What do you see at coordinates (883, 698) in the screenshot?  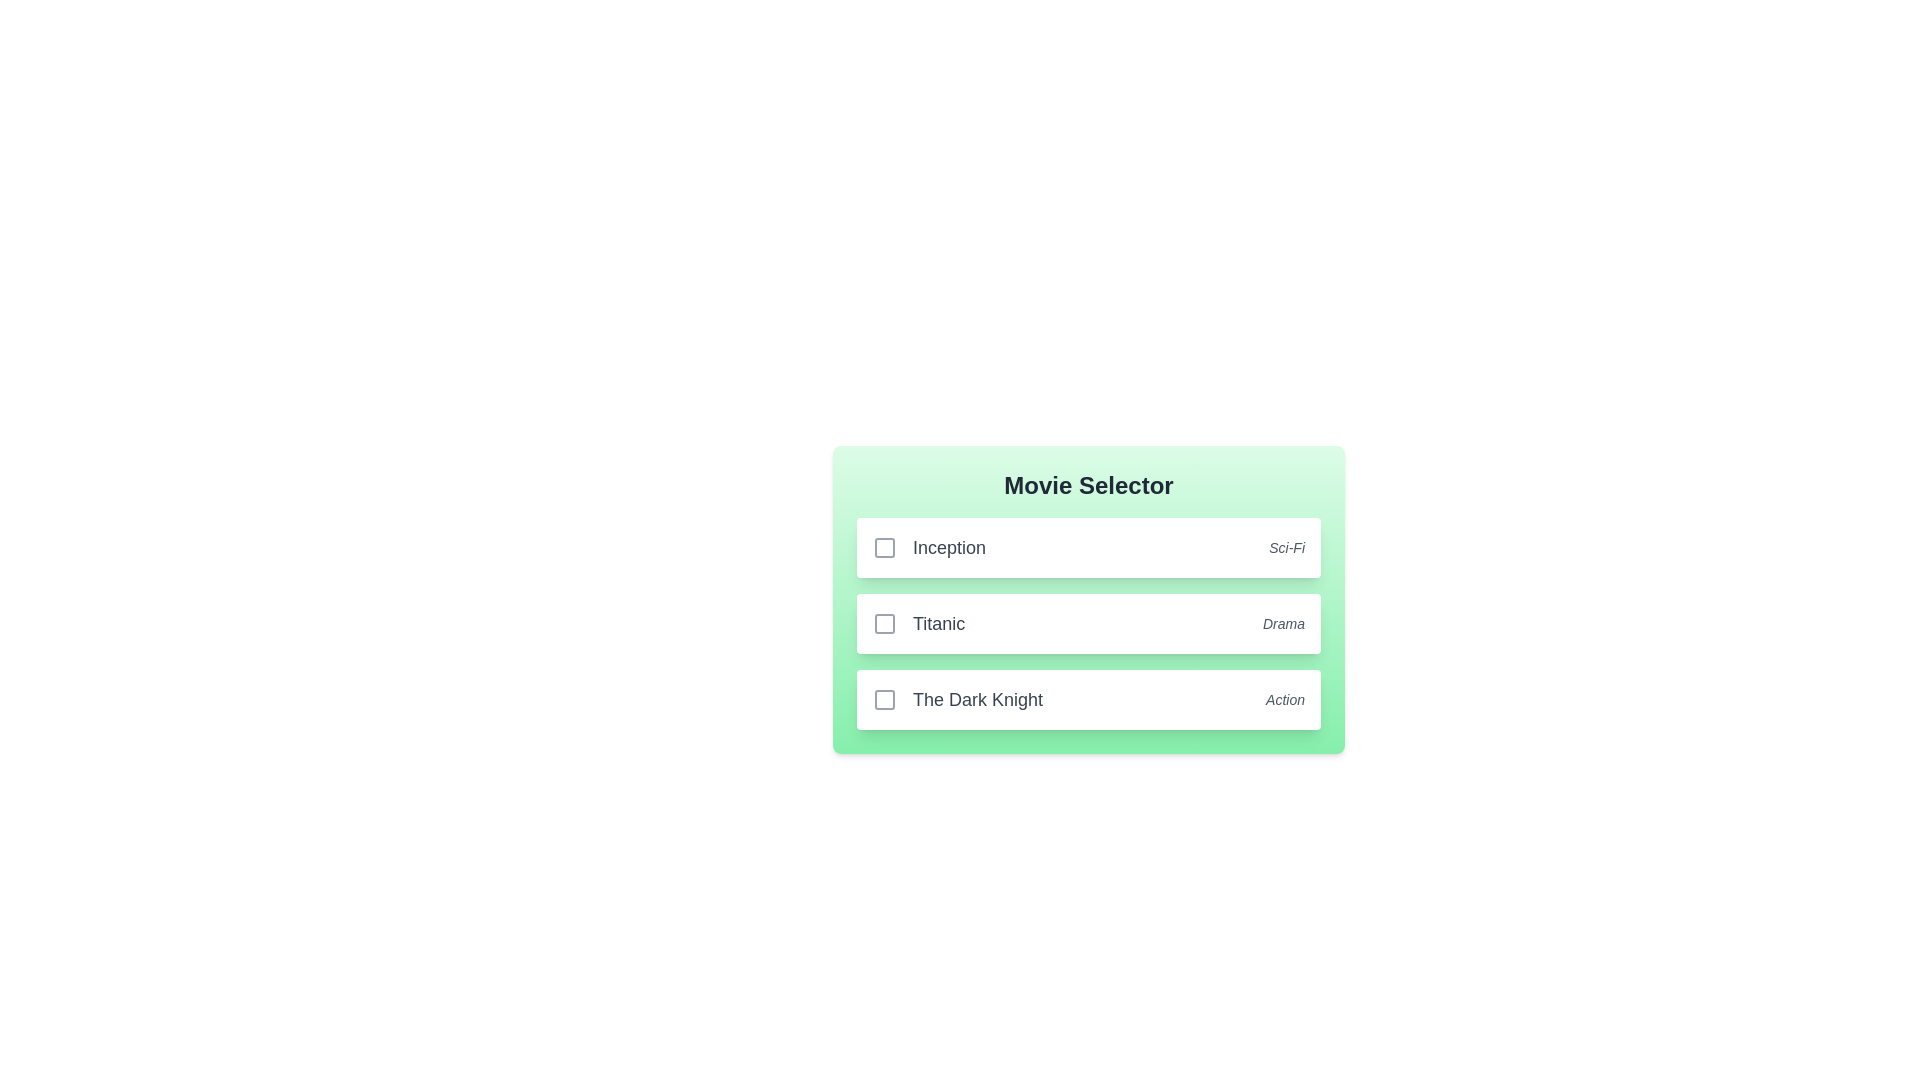 I see `the movie The Dark Knight by clicking its checkbox` at bounding box center [883, 698].